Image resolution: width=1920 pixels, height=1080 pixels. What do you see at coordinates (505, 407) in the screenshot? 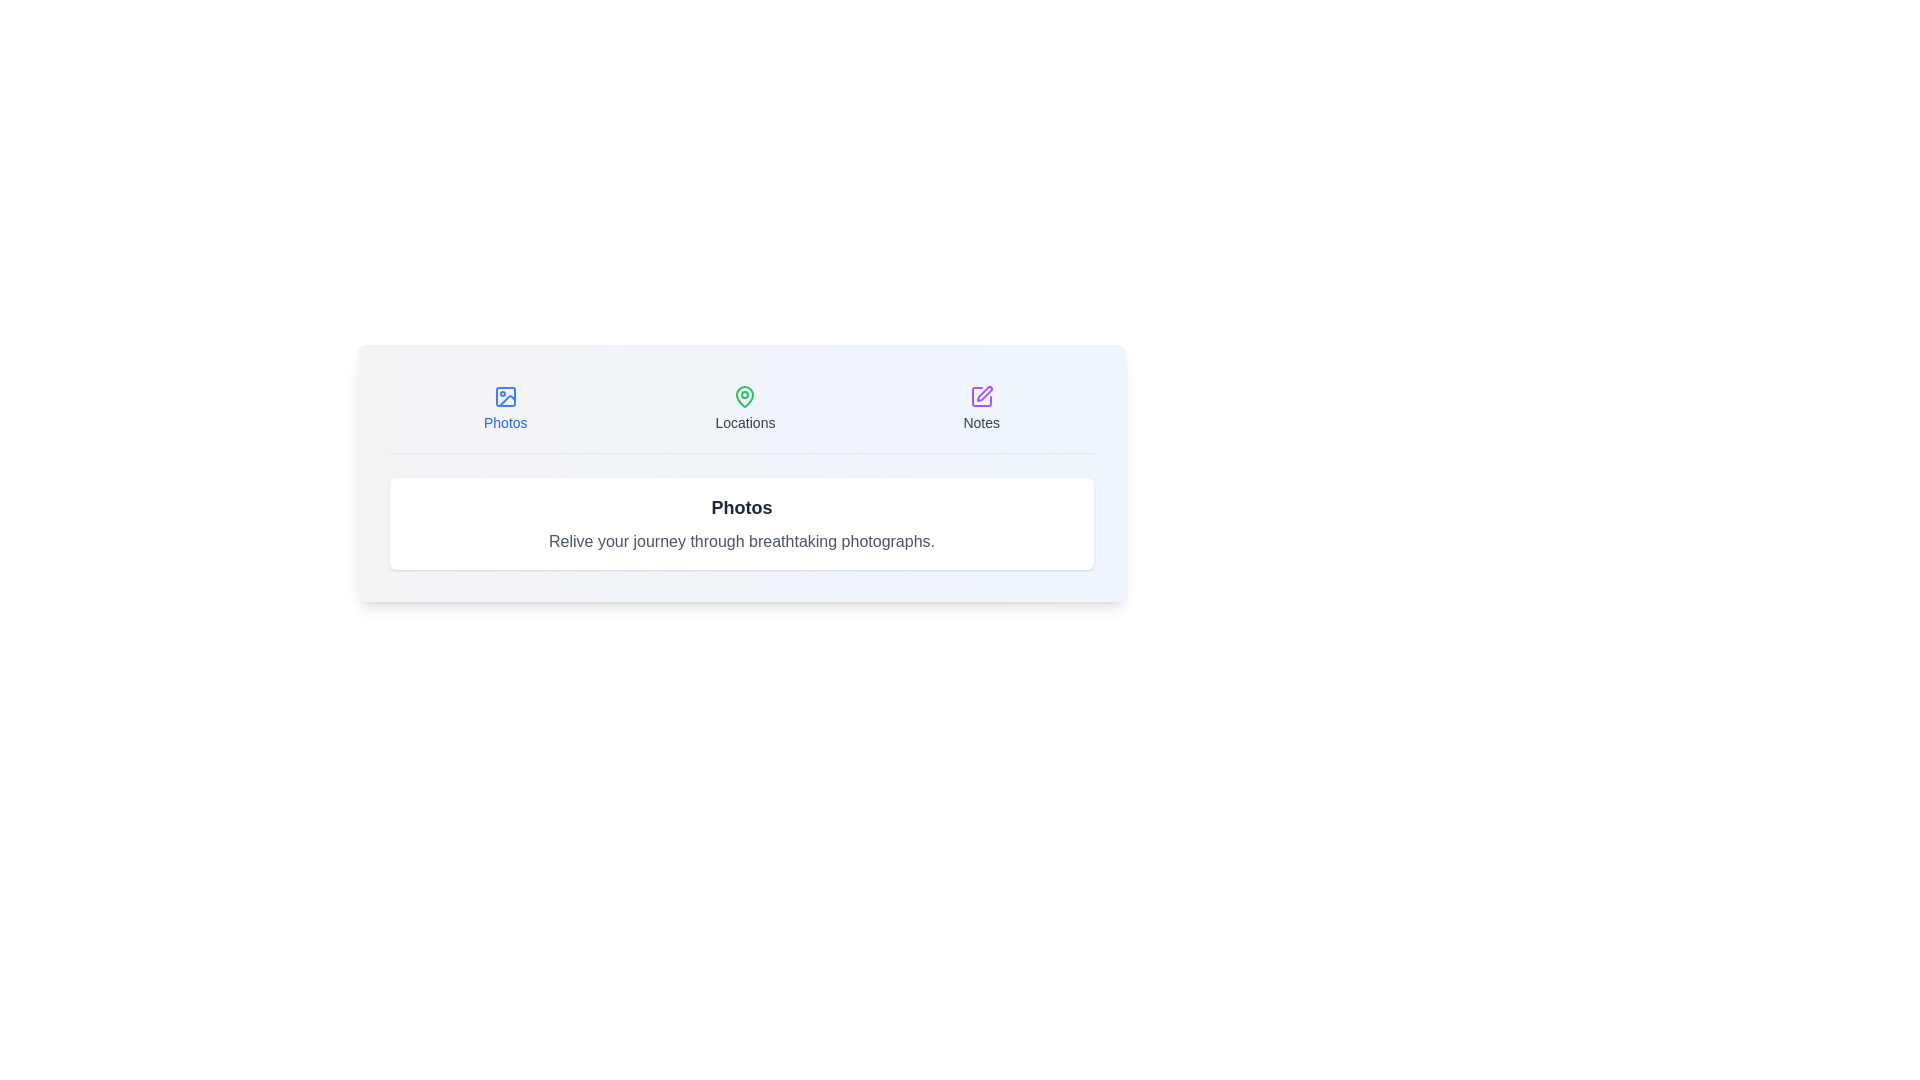
I see `the Photos tab by clicking on it` at bounding box center [505, 407].